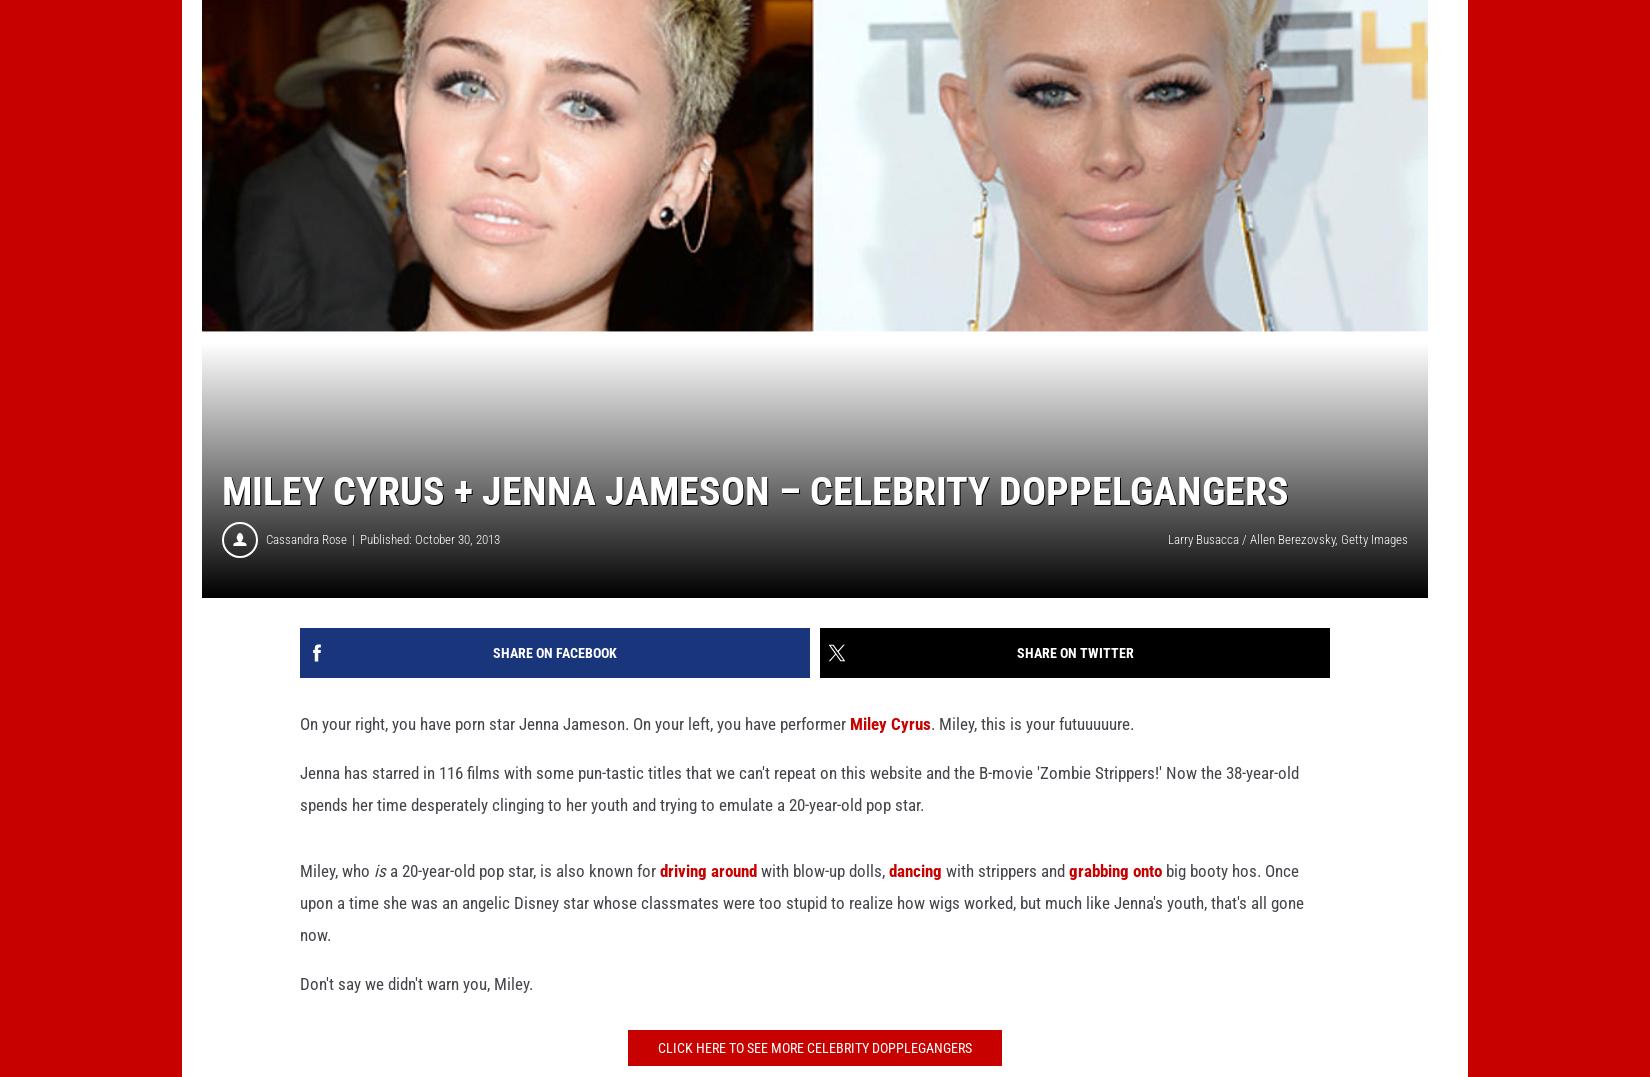 The width and height of the screenshot is (1650, 1077). Describe the element at coordinates (801, 934) in the screenshot. I see `'big booty hos. Once upon a time she was an angelic Disney star whose classmates were too stupid to realize how wigs worked, but much like Jenna's youth, that's all gone now.'` at that location.